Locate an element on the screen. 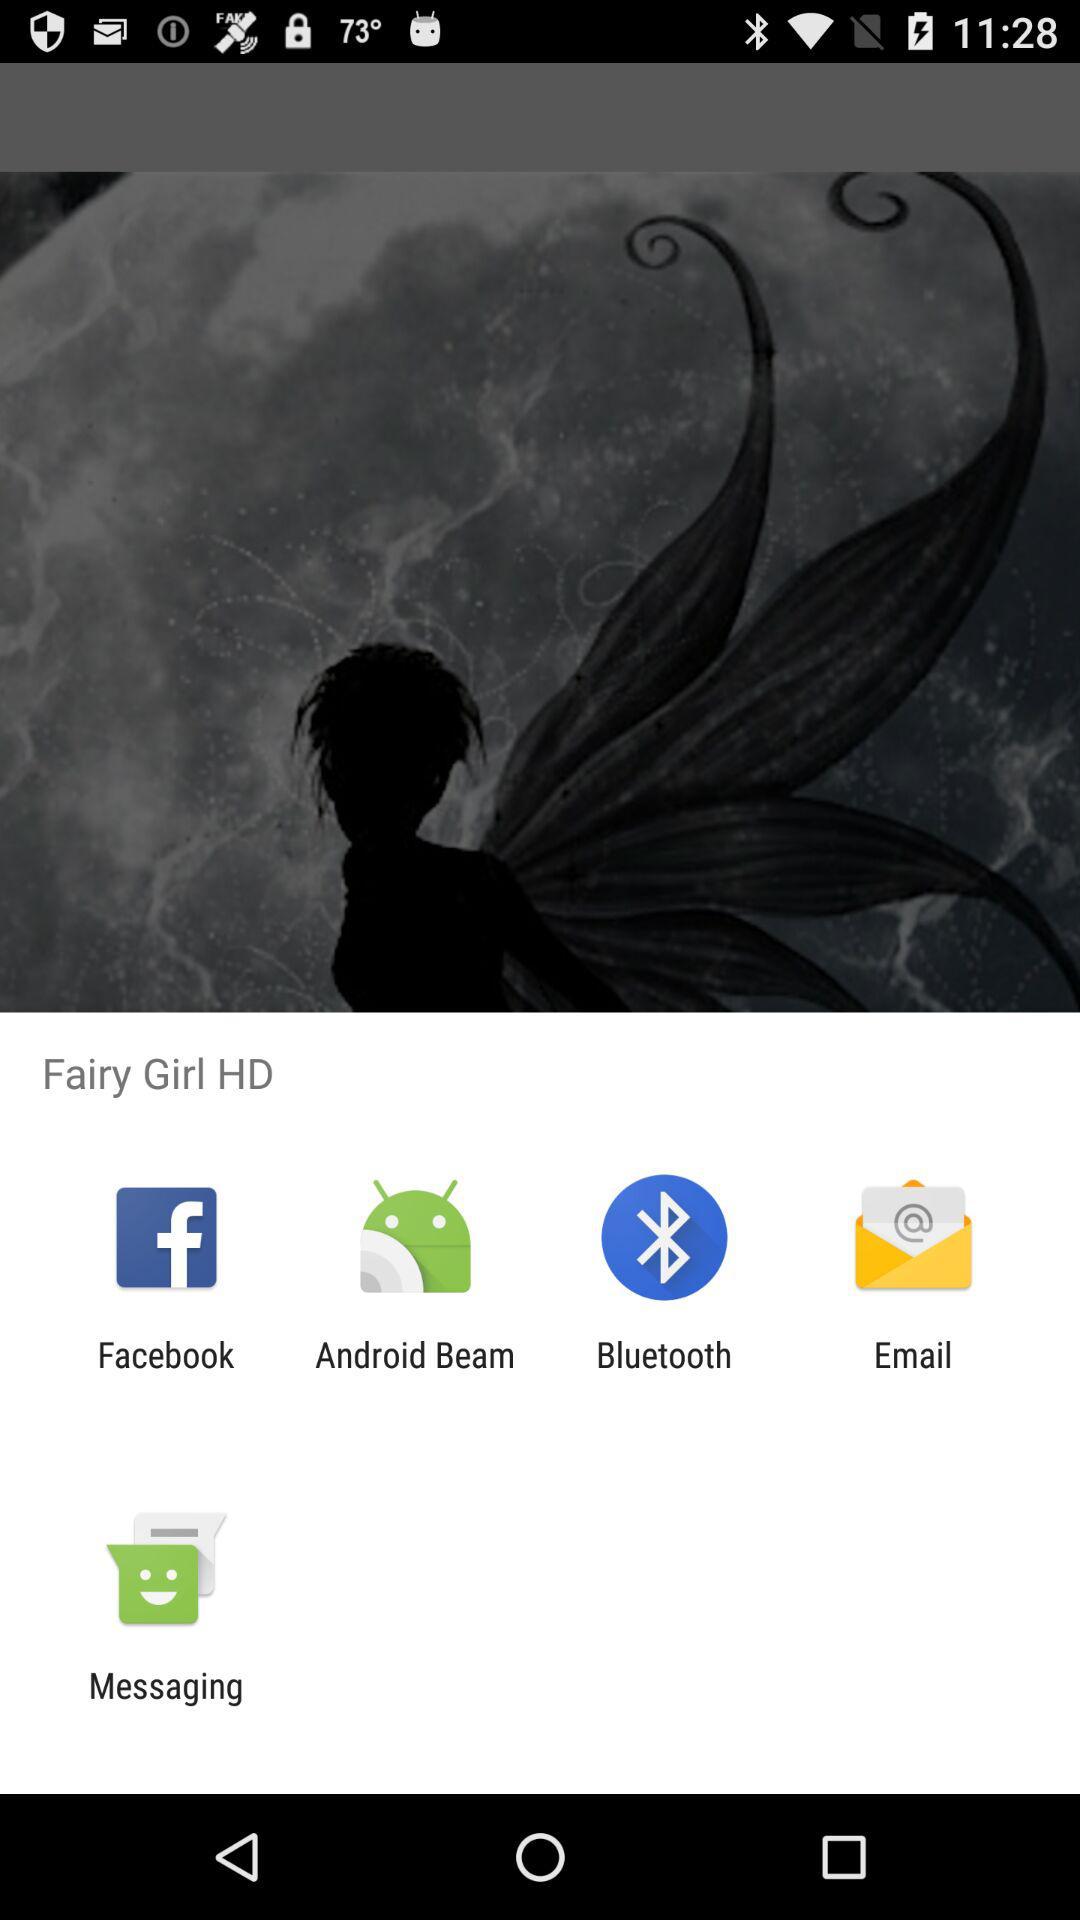 Image resolution: width=1080 pixels, height=1920 pixels. the item at the bottom right corner is located at coordinates (913, 1374).